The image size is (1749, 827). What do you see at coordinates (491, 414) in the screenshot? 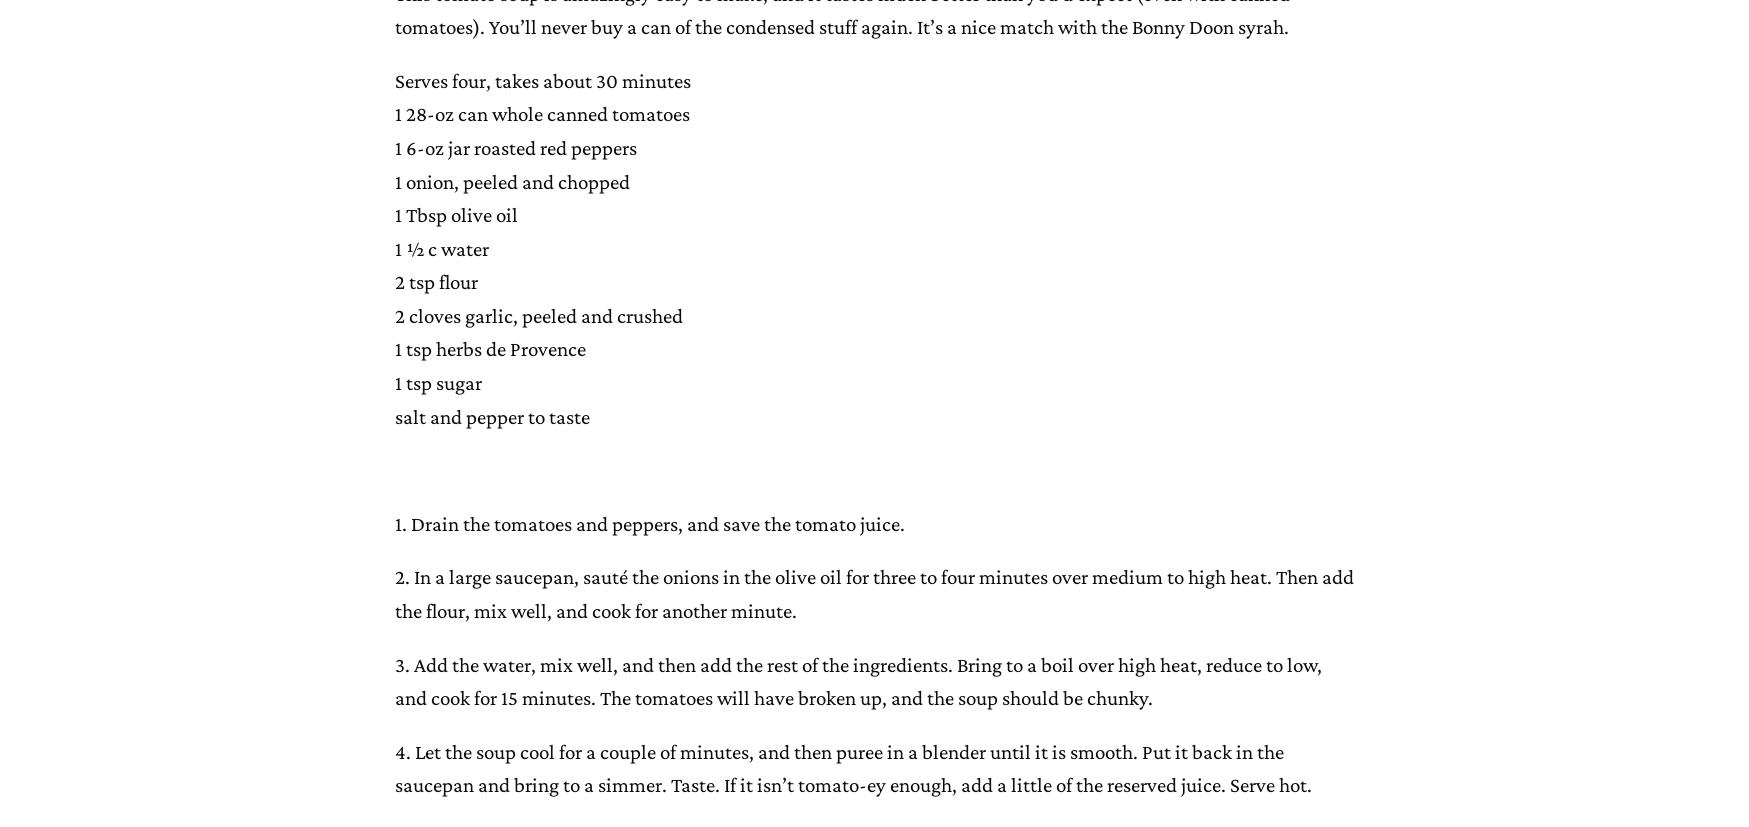
I see `'salt and pepper to taste'` at bounding box center [491, 414].